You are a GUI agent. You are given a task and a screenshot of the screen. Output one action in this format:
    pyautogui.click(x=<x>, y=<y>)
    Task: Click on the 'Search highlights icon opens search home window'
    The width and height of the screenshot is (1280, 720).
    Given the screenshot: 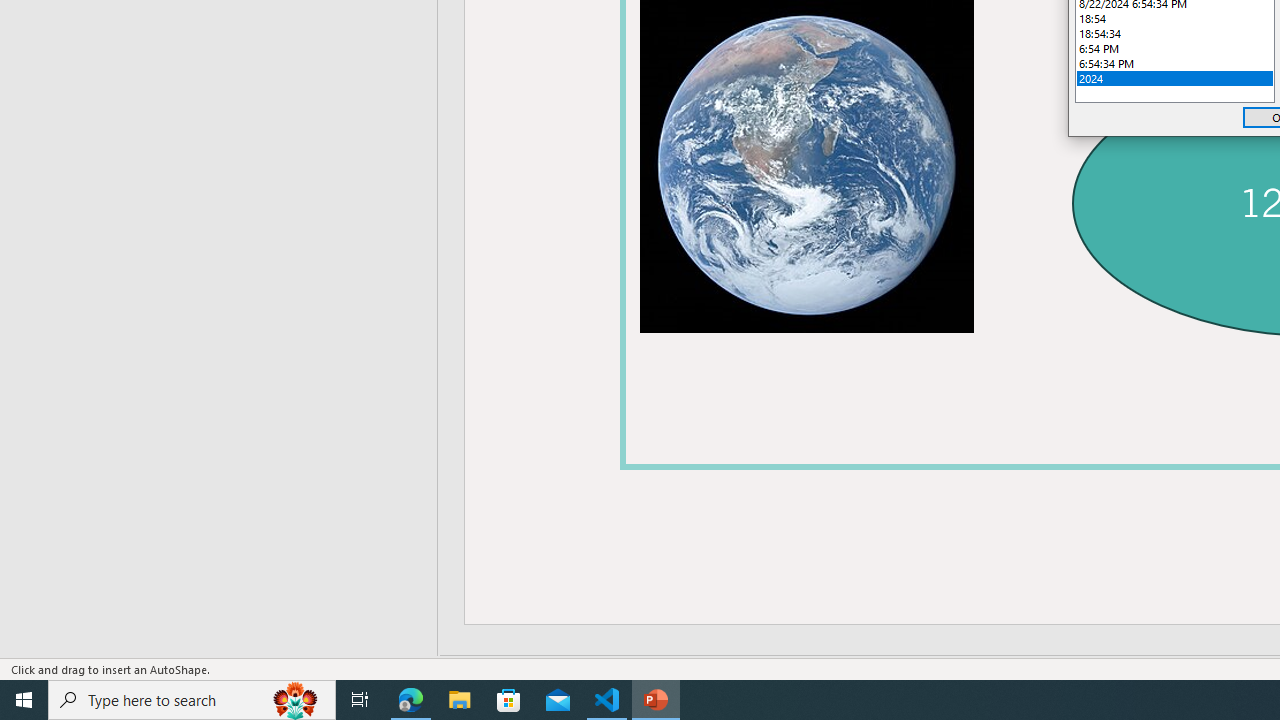 What is the action you would take?
    pyautogui.click(x=294, y=698)
    